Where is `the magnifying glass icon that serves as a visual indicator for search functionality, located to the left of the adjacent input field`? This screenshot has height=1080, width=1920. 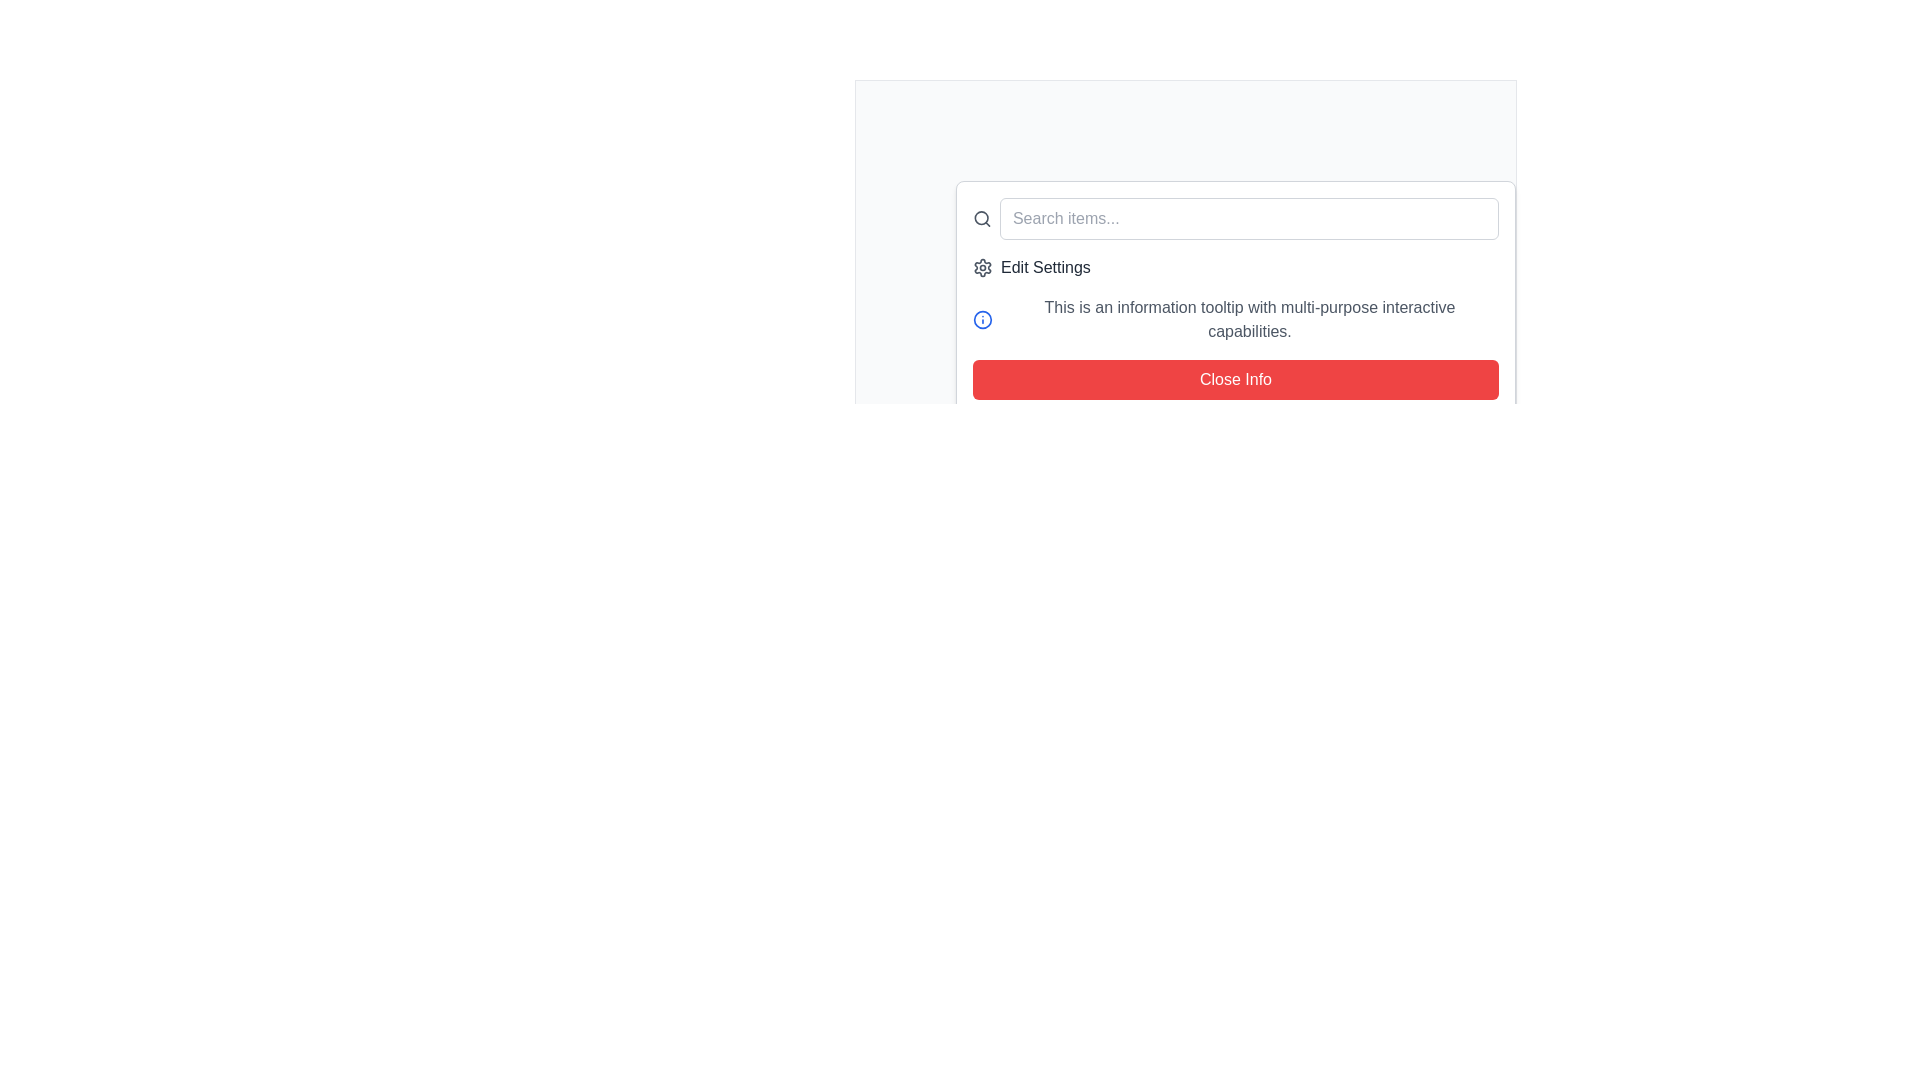 the magnifying glass icon that serves as a visual indicator for search functionality, located to the left of the adjacent input field is located at coordinates (982, 219).